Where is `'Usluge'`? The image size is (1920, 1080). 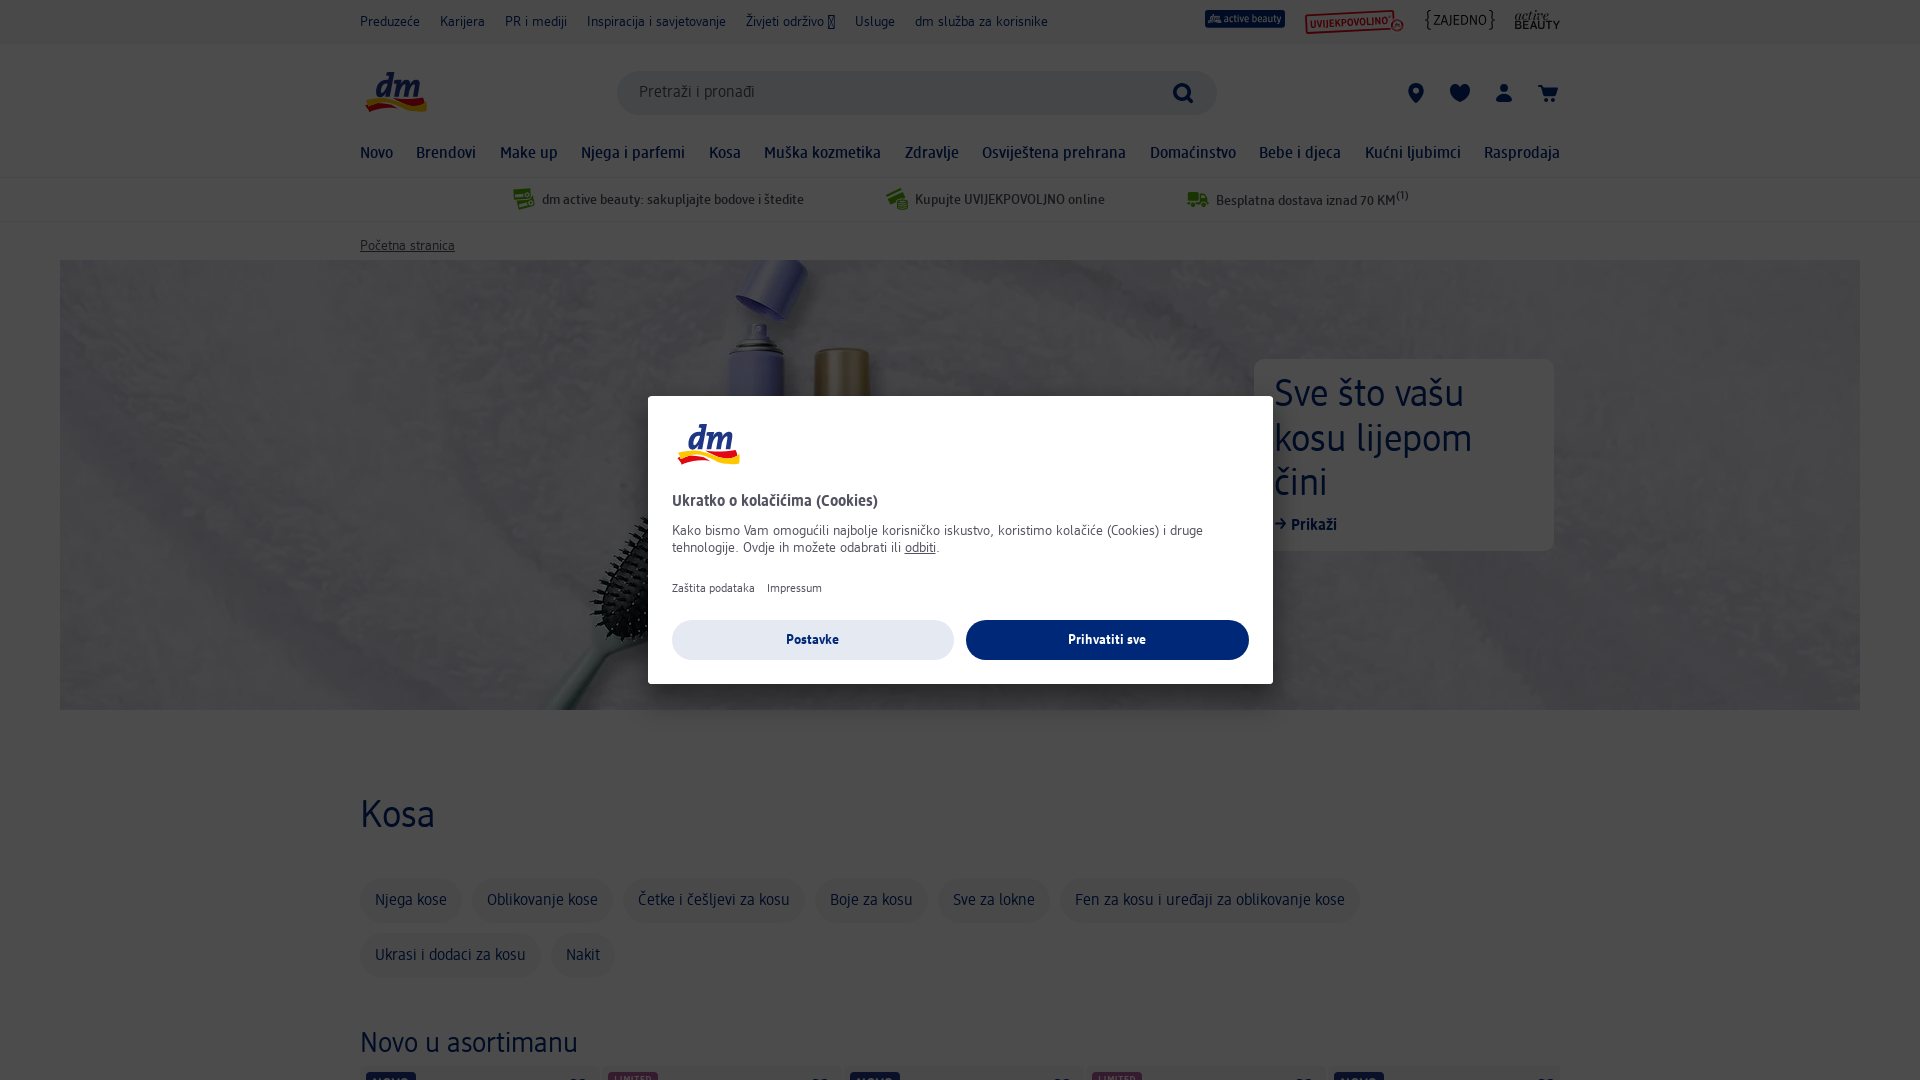 'Usluge' is located at coordinates (848, 22).